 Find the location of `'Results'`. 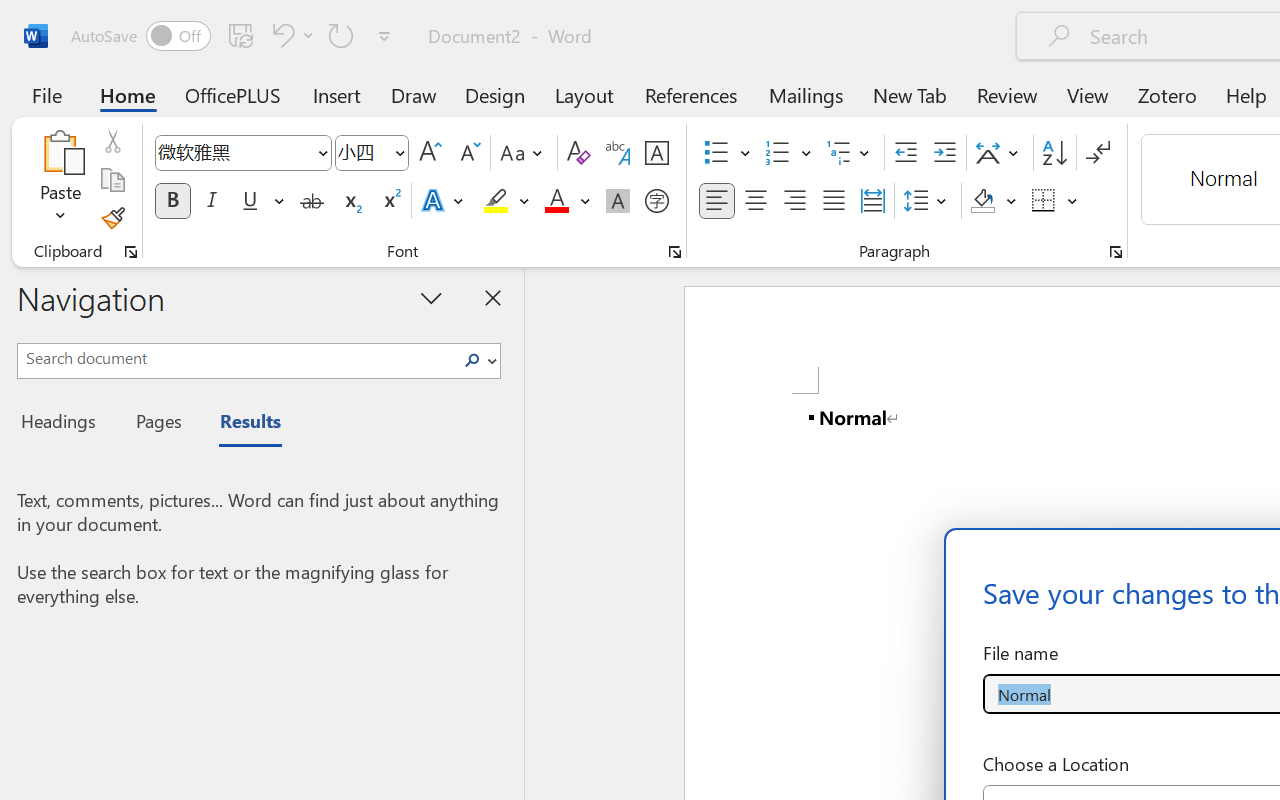

'Results' is located at coordinates (240, 424).